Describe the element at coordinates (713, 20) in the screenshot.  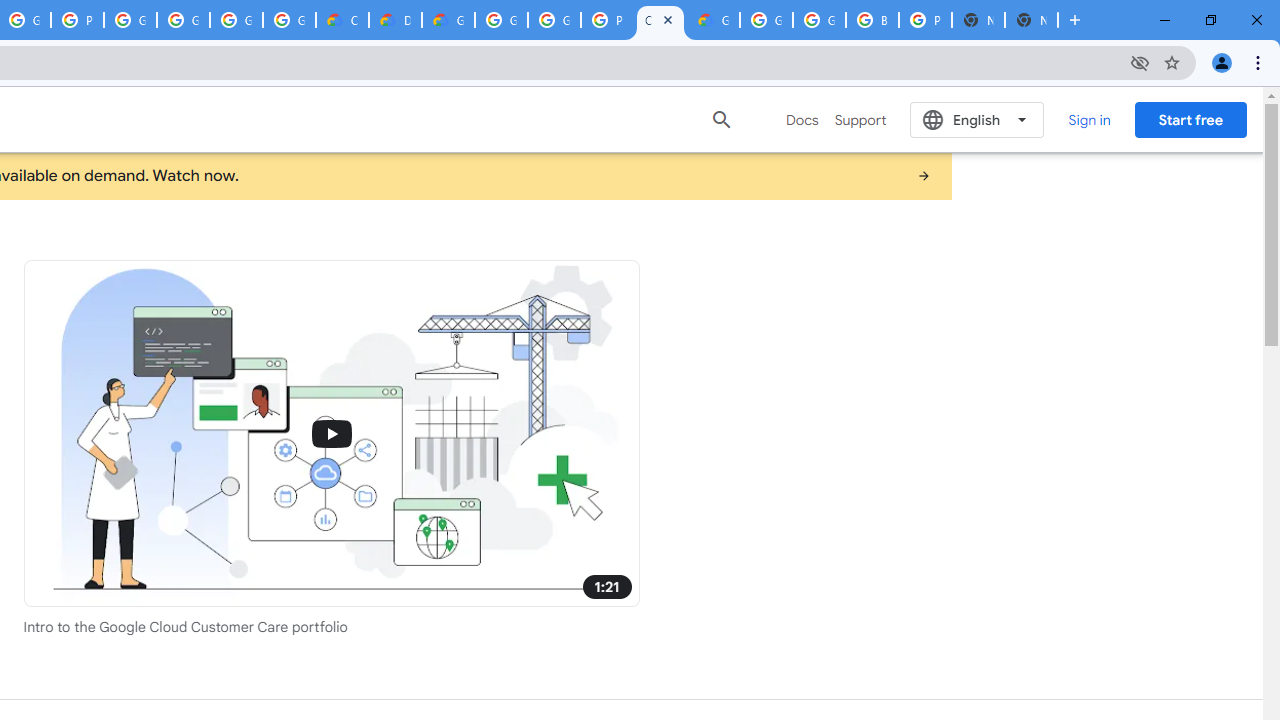
I see `'Google Cloud Service Health'` at that location.